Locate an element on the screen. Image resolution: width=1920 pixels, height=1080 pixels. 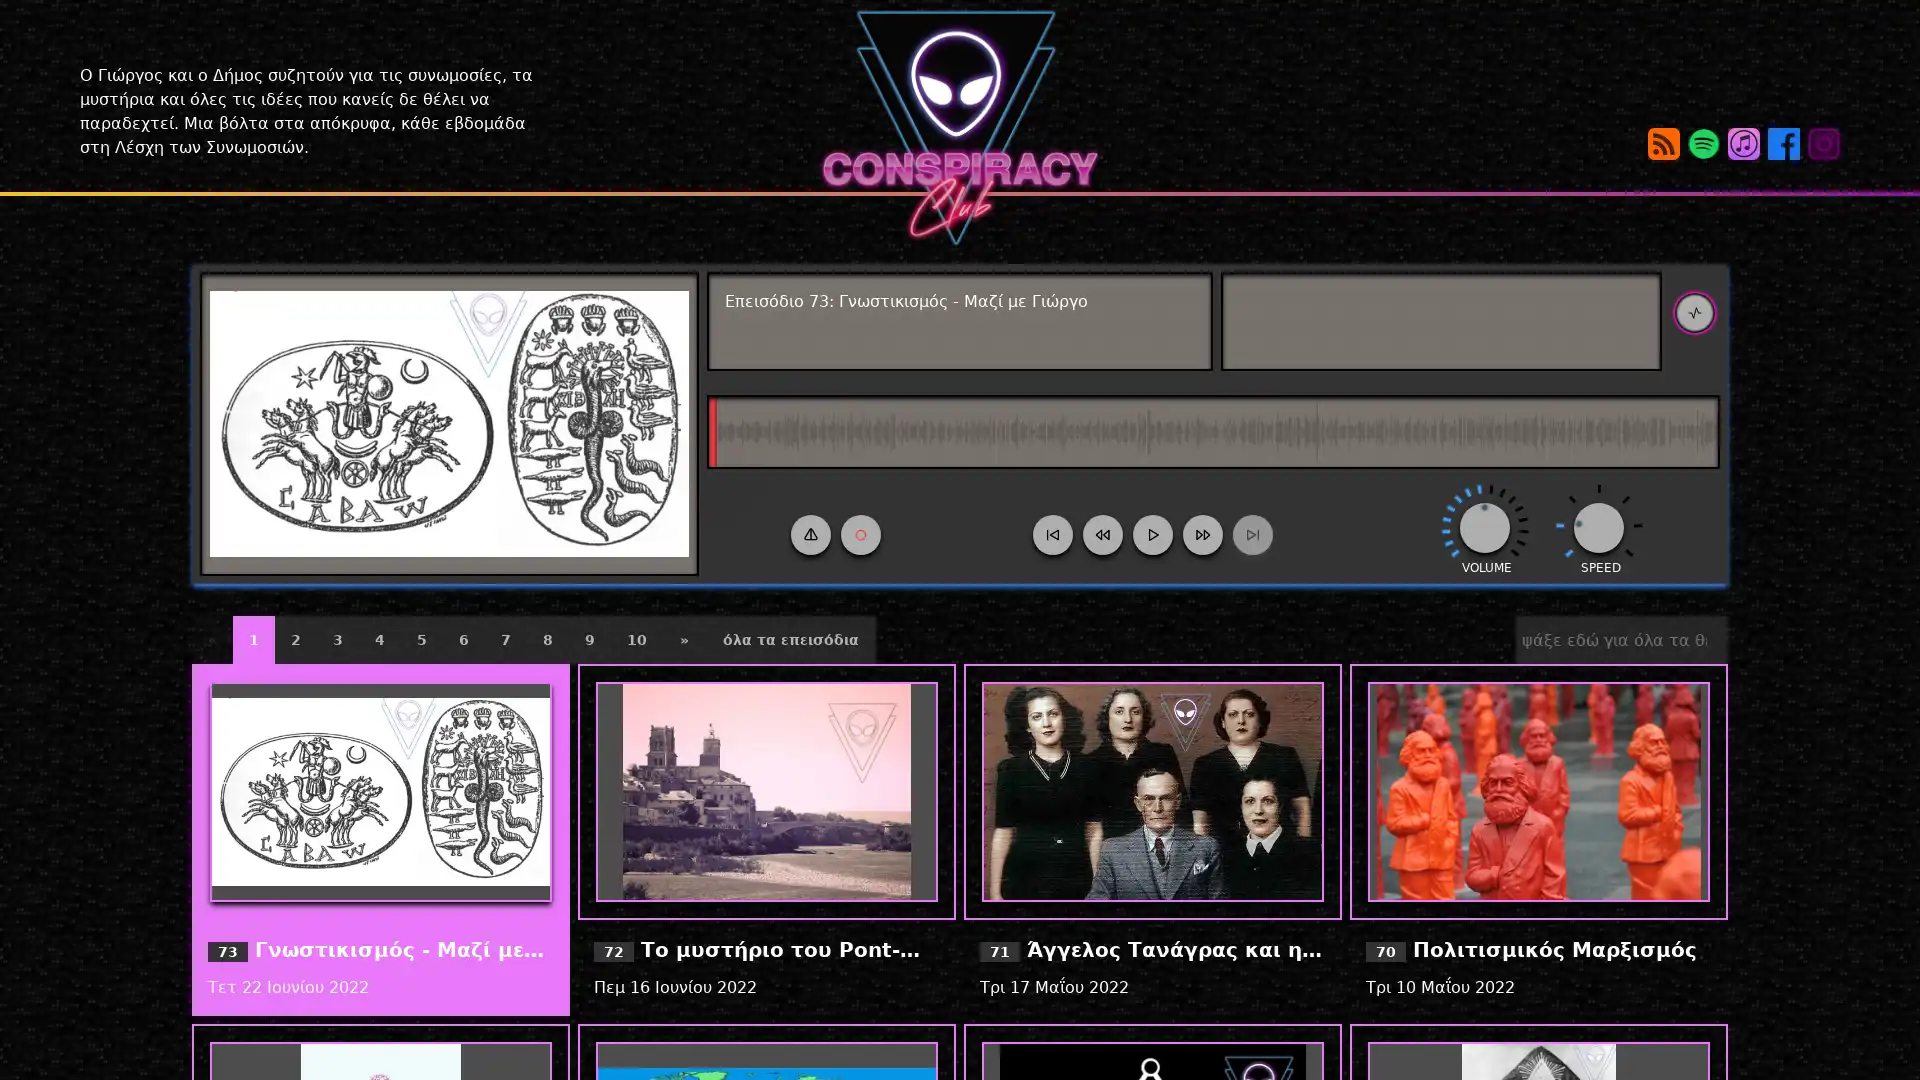
3 is located at coordinates (337, 640).